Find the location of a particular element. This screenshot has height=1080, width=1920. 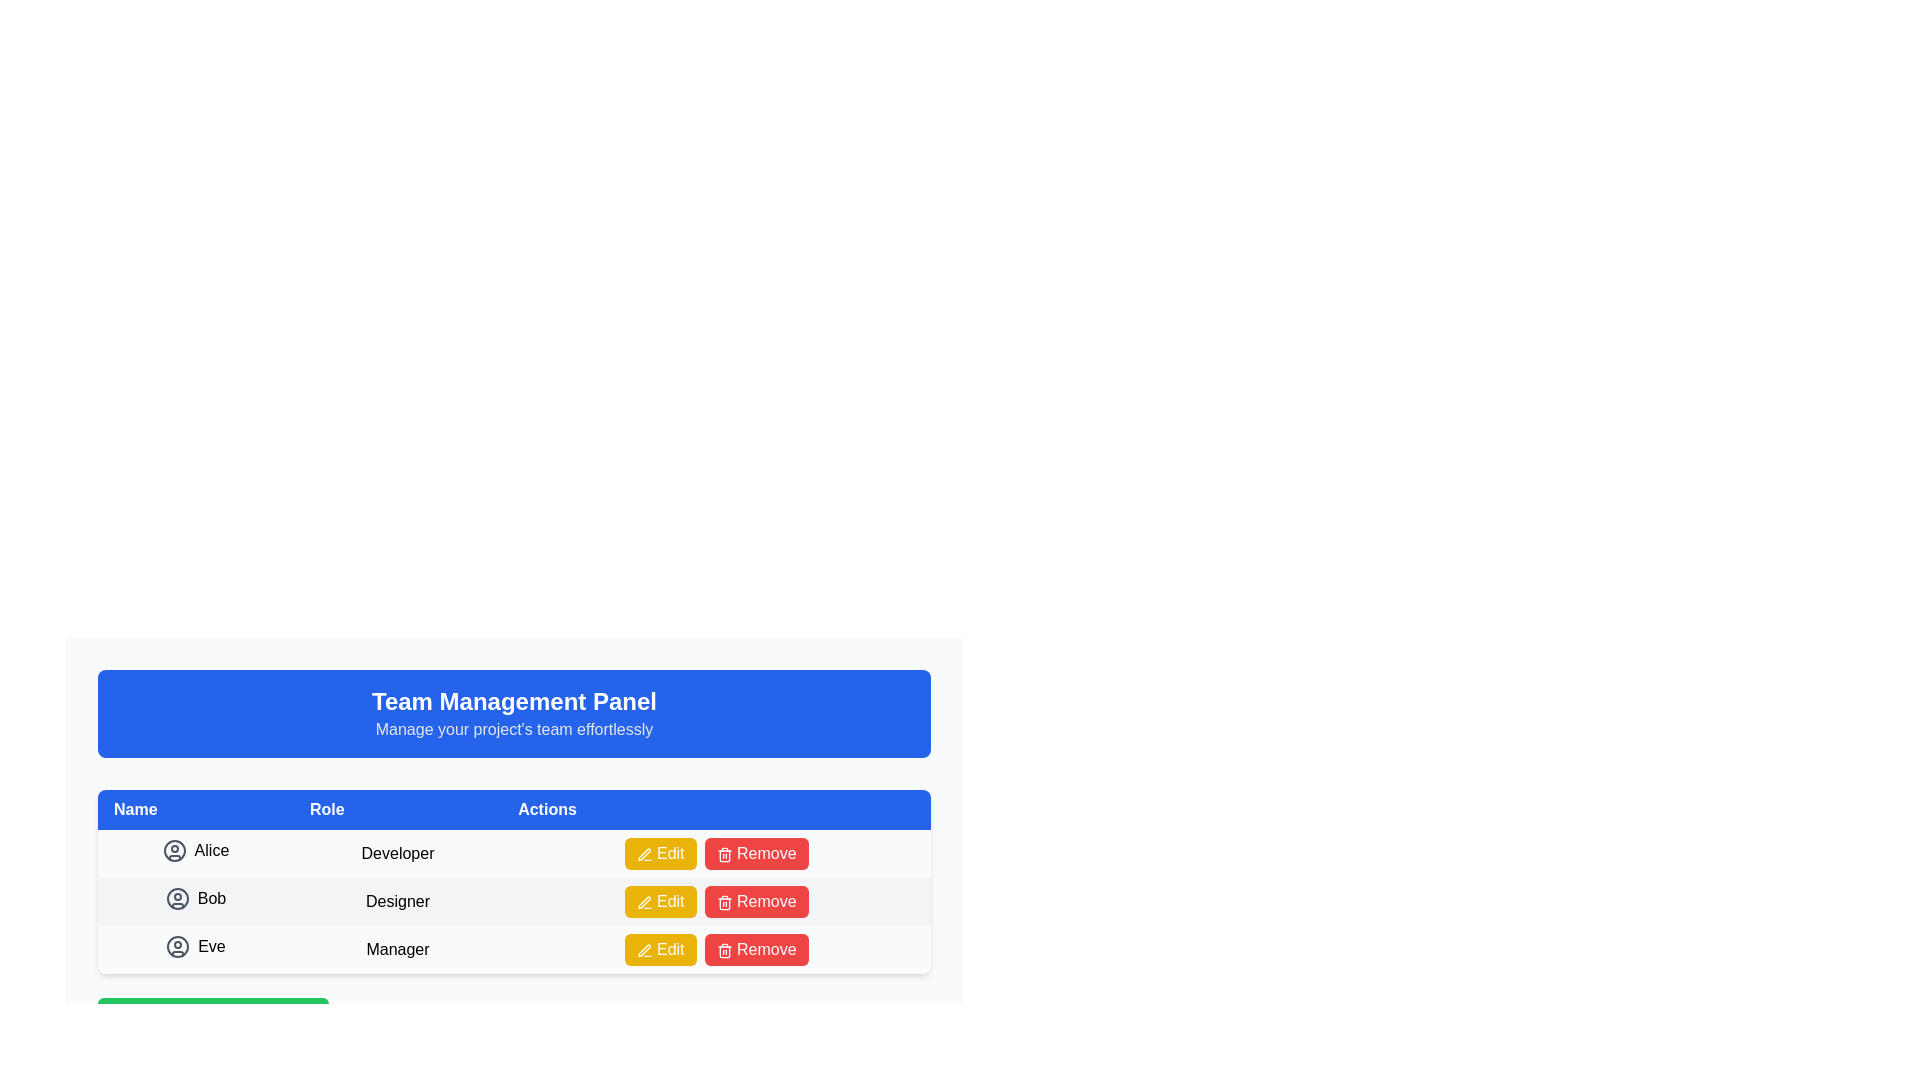

the outermost circle of the user profile icon in the bottom row of the user management table next to 'Eve' to access further functionalities is located at coordinates (178, 945).